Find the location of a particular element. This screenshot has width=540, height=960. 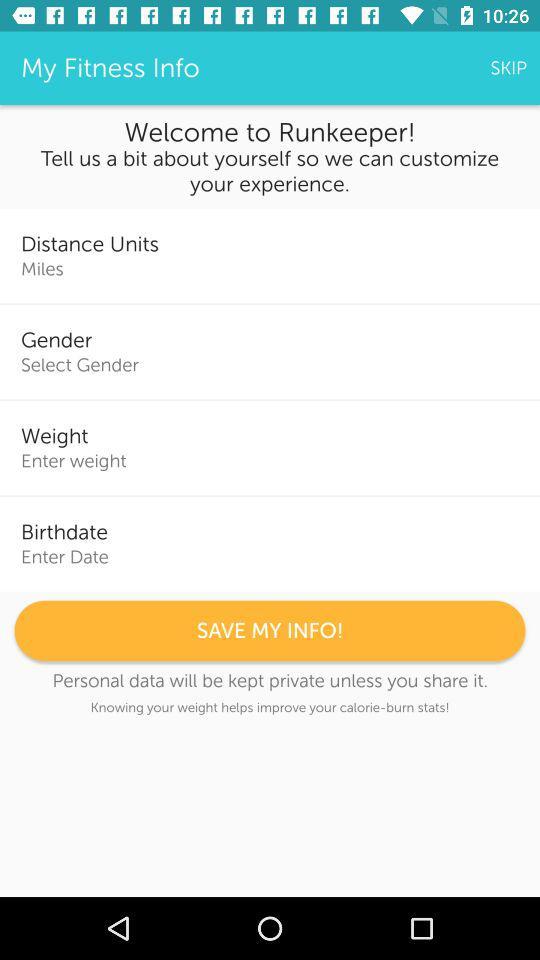

the text at bottom shown below enter date is located at coordinates (270, 630).